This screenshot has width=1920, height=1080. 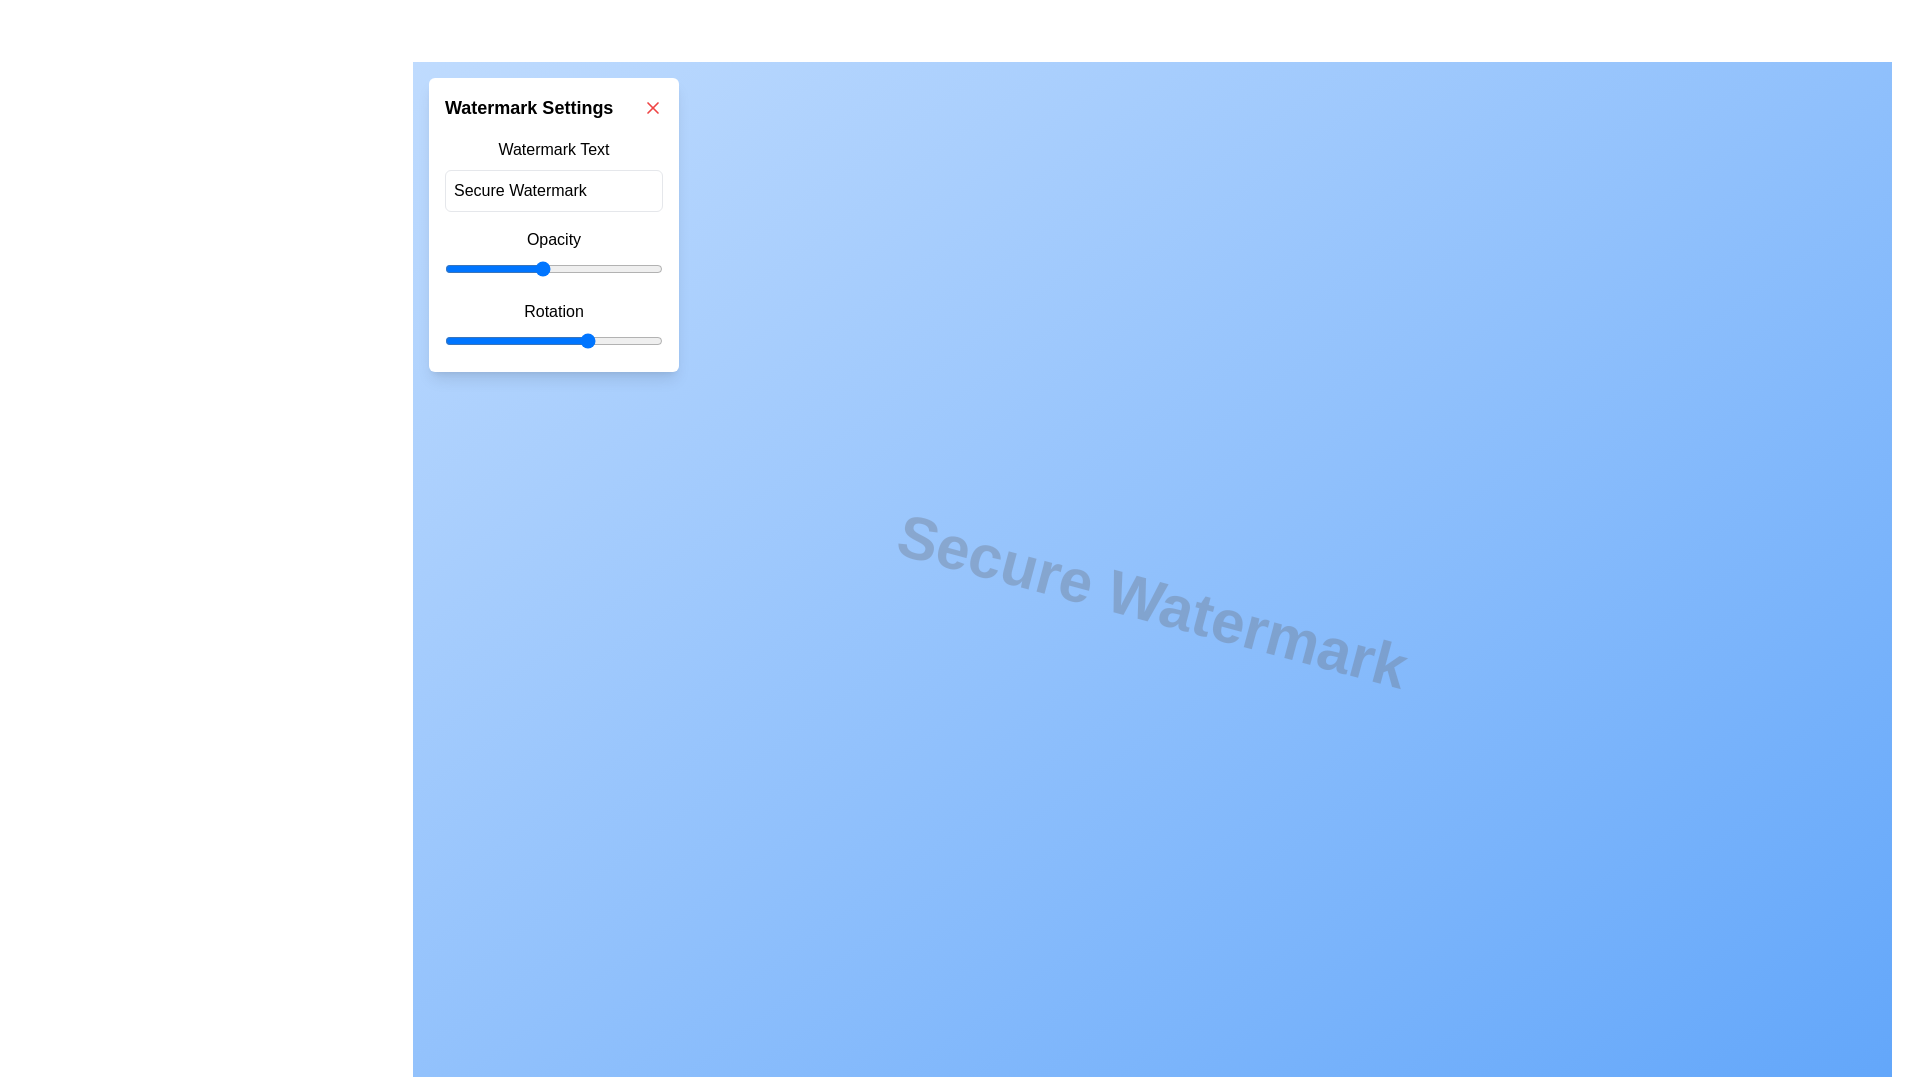 What do you see at coordinates (493, 339) in the screenshot?
I see `the rotation value` at bounding box center [493, 339].